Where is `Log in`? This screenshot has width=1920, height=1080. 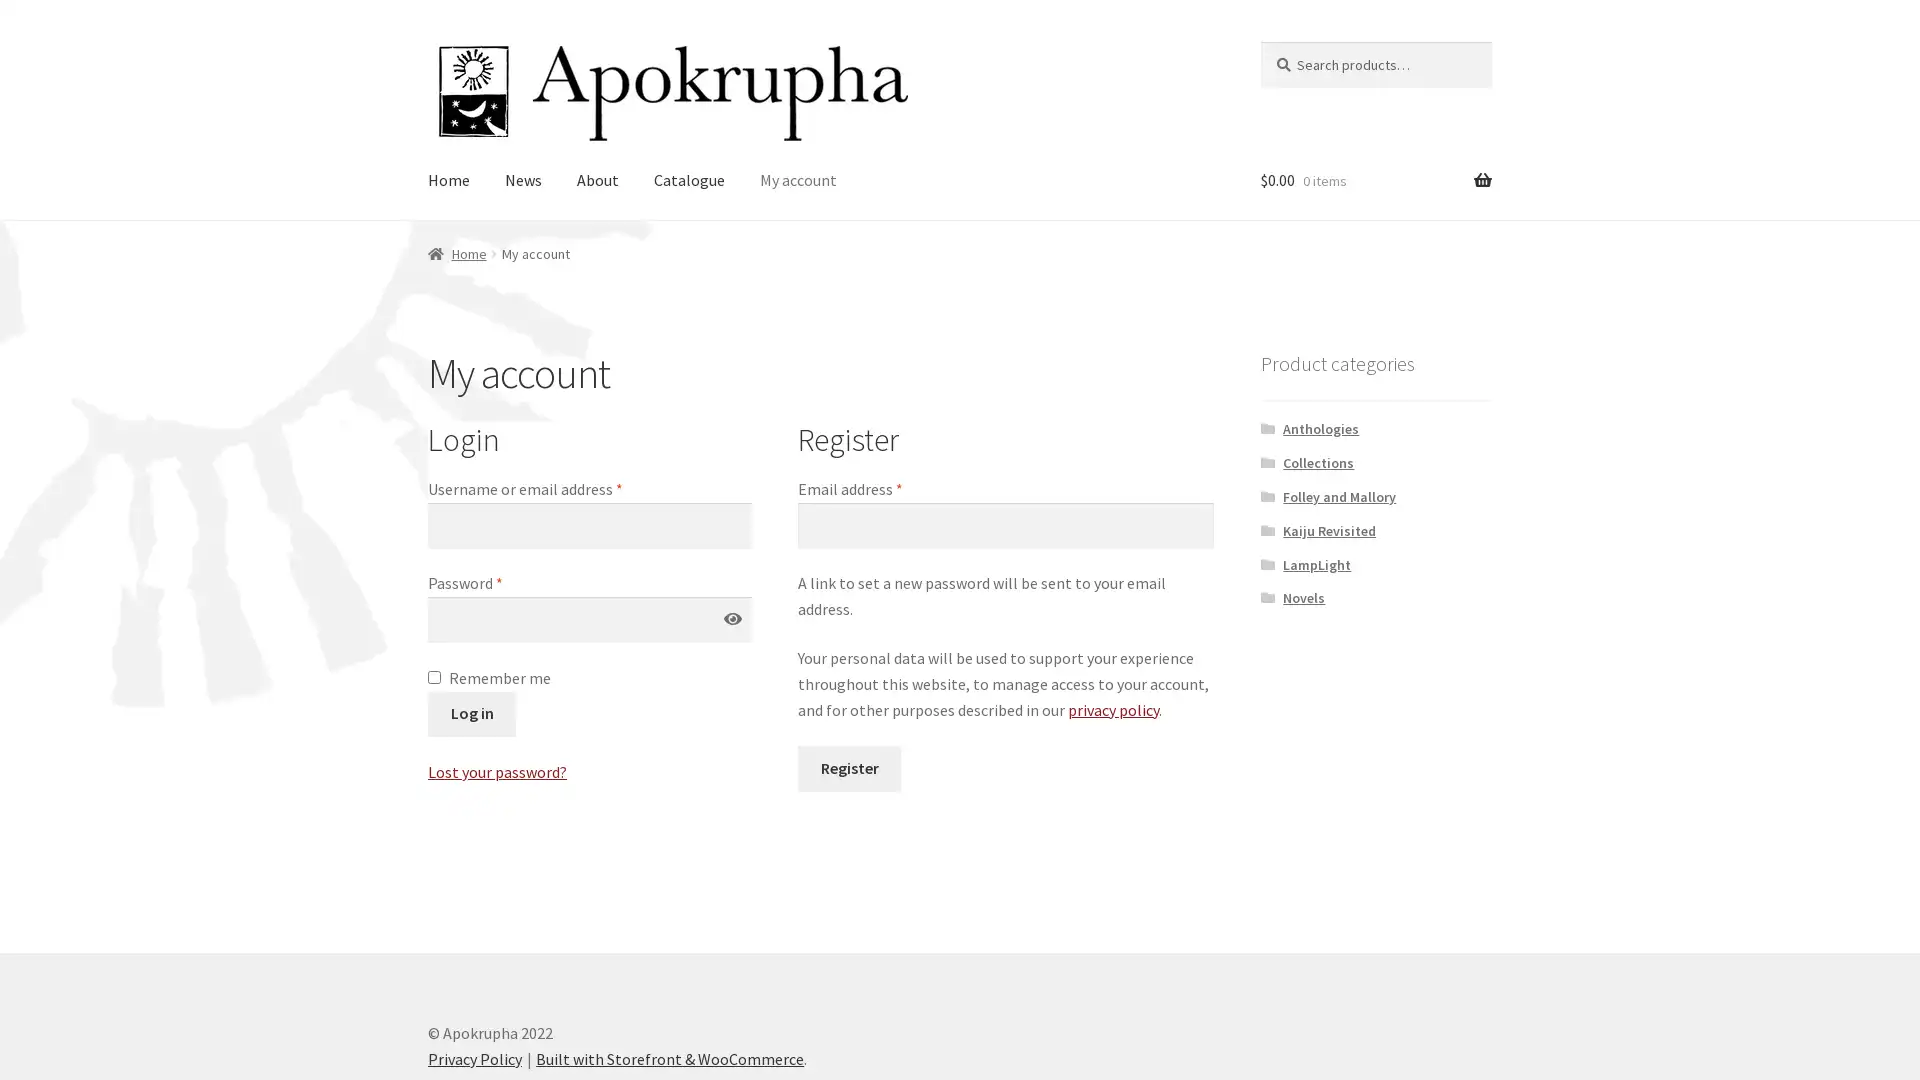
Log in is located at coordinates (470, 712).